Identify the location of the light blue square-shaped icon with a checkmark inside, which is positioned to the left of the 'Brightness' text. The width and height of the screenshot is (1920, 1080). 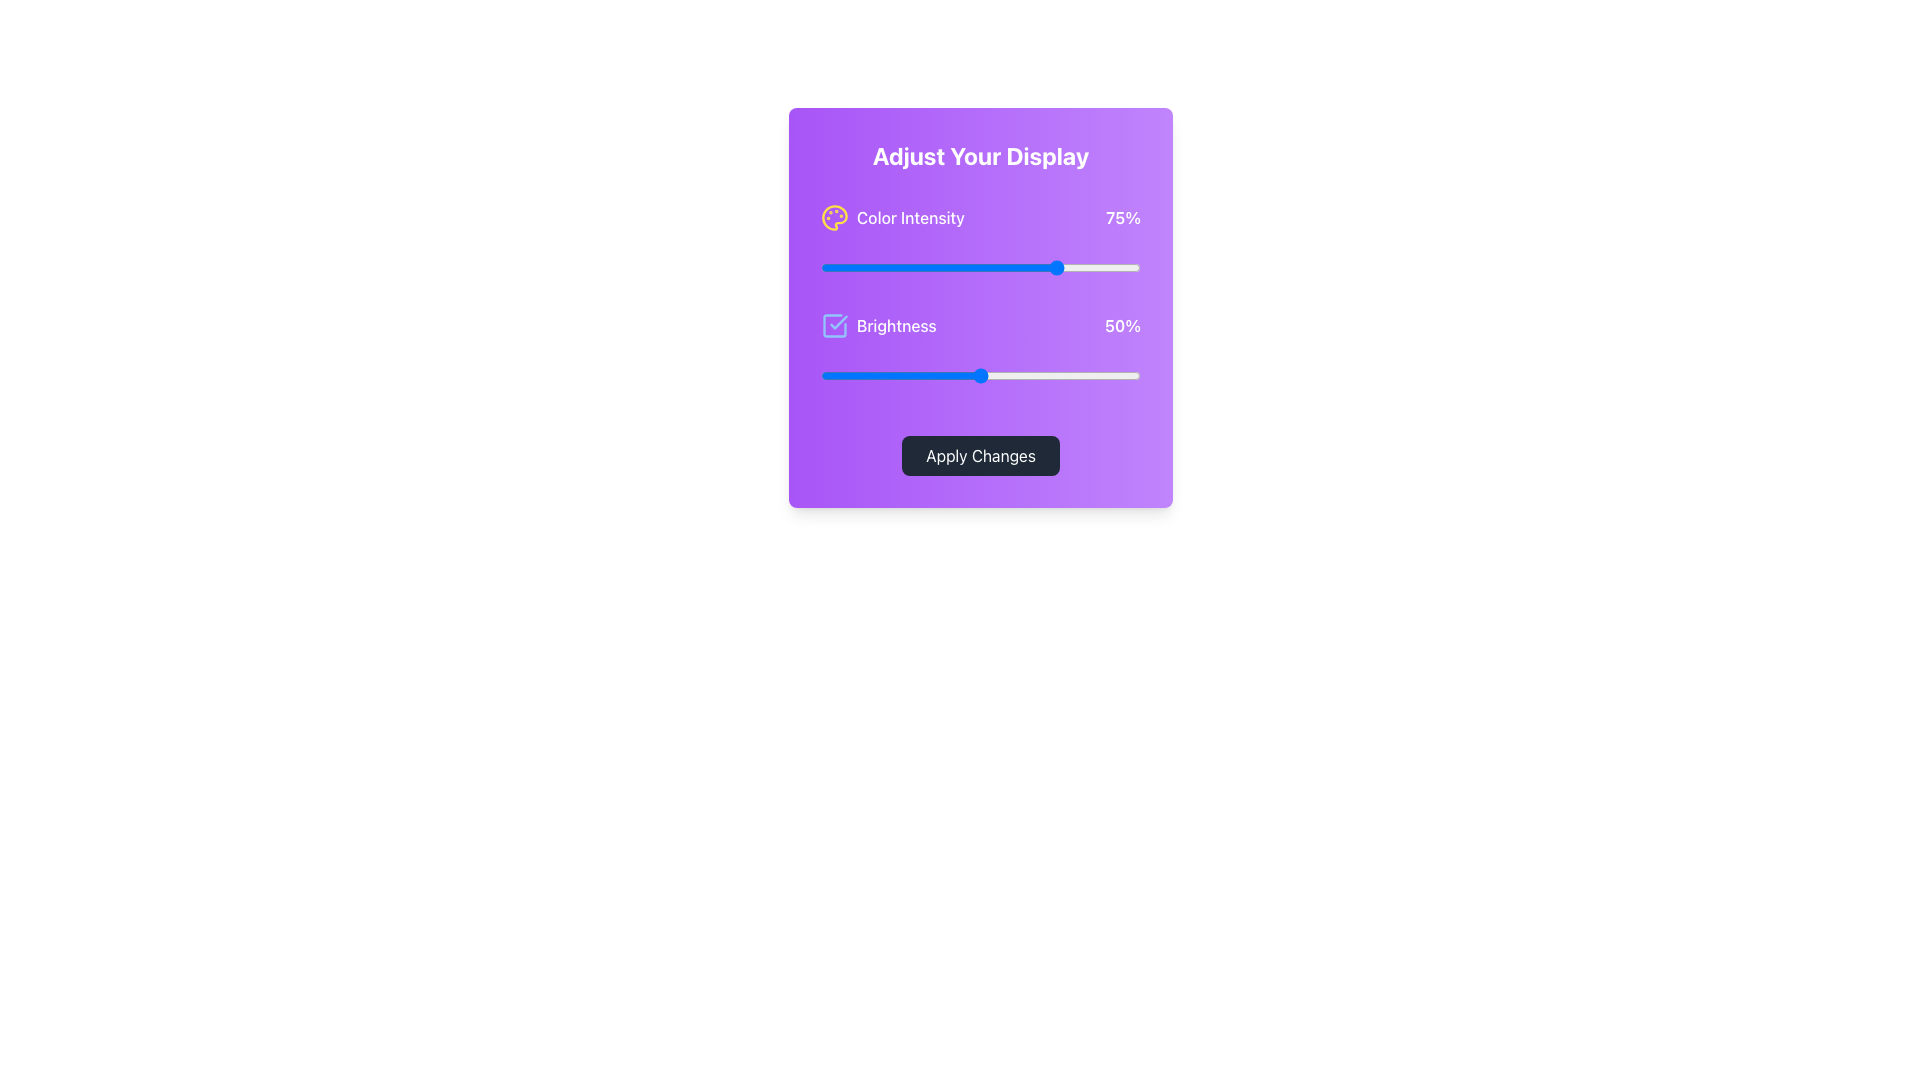
(835, 325).